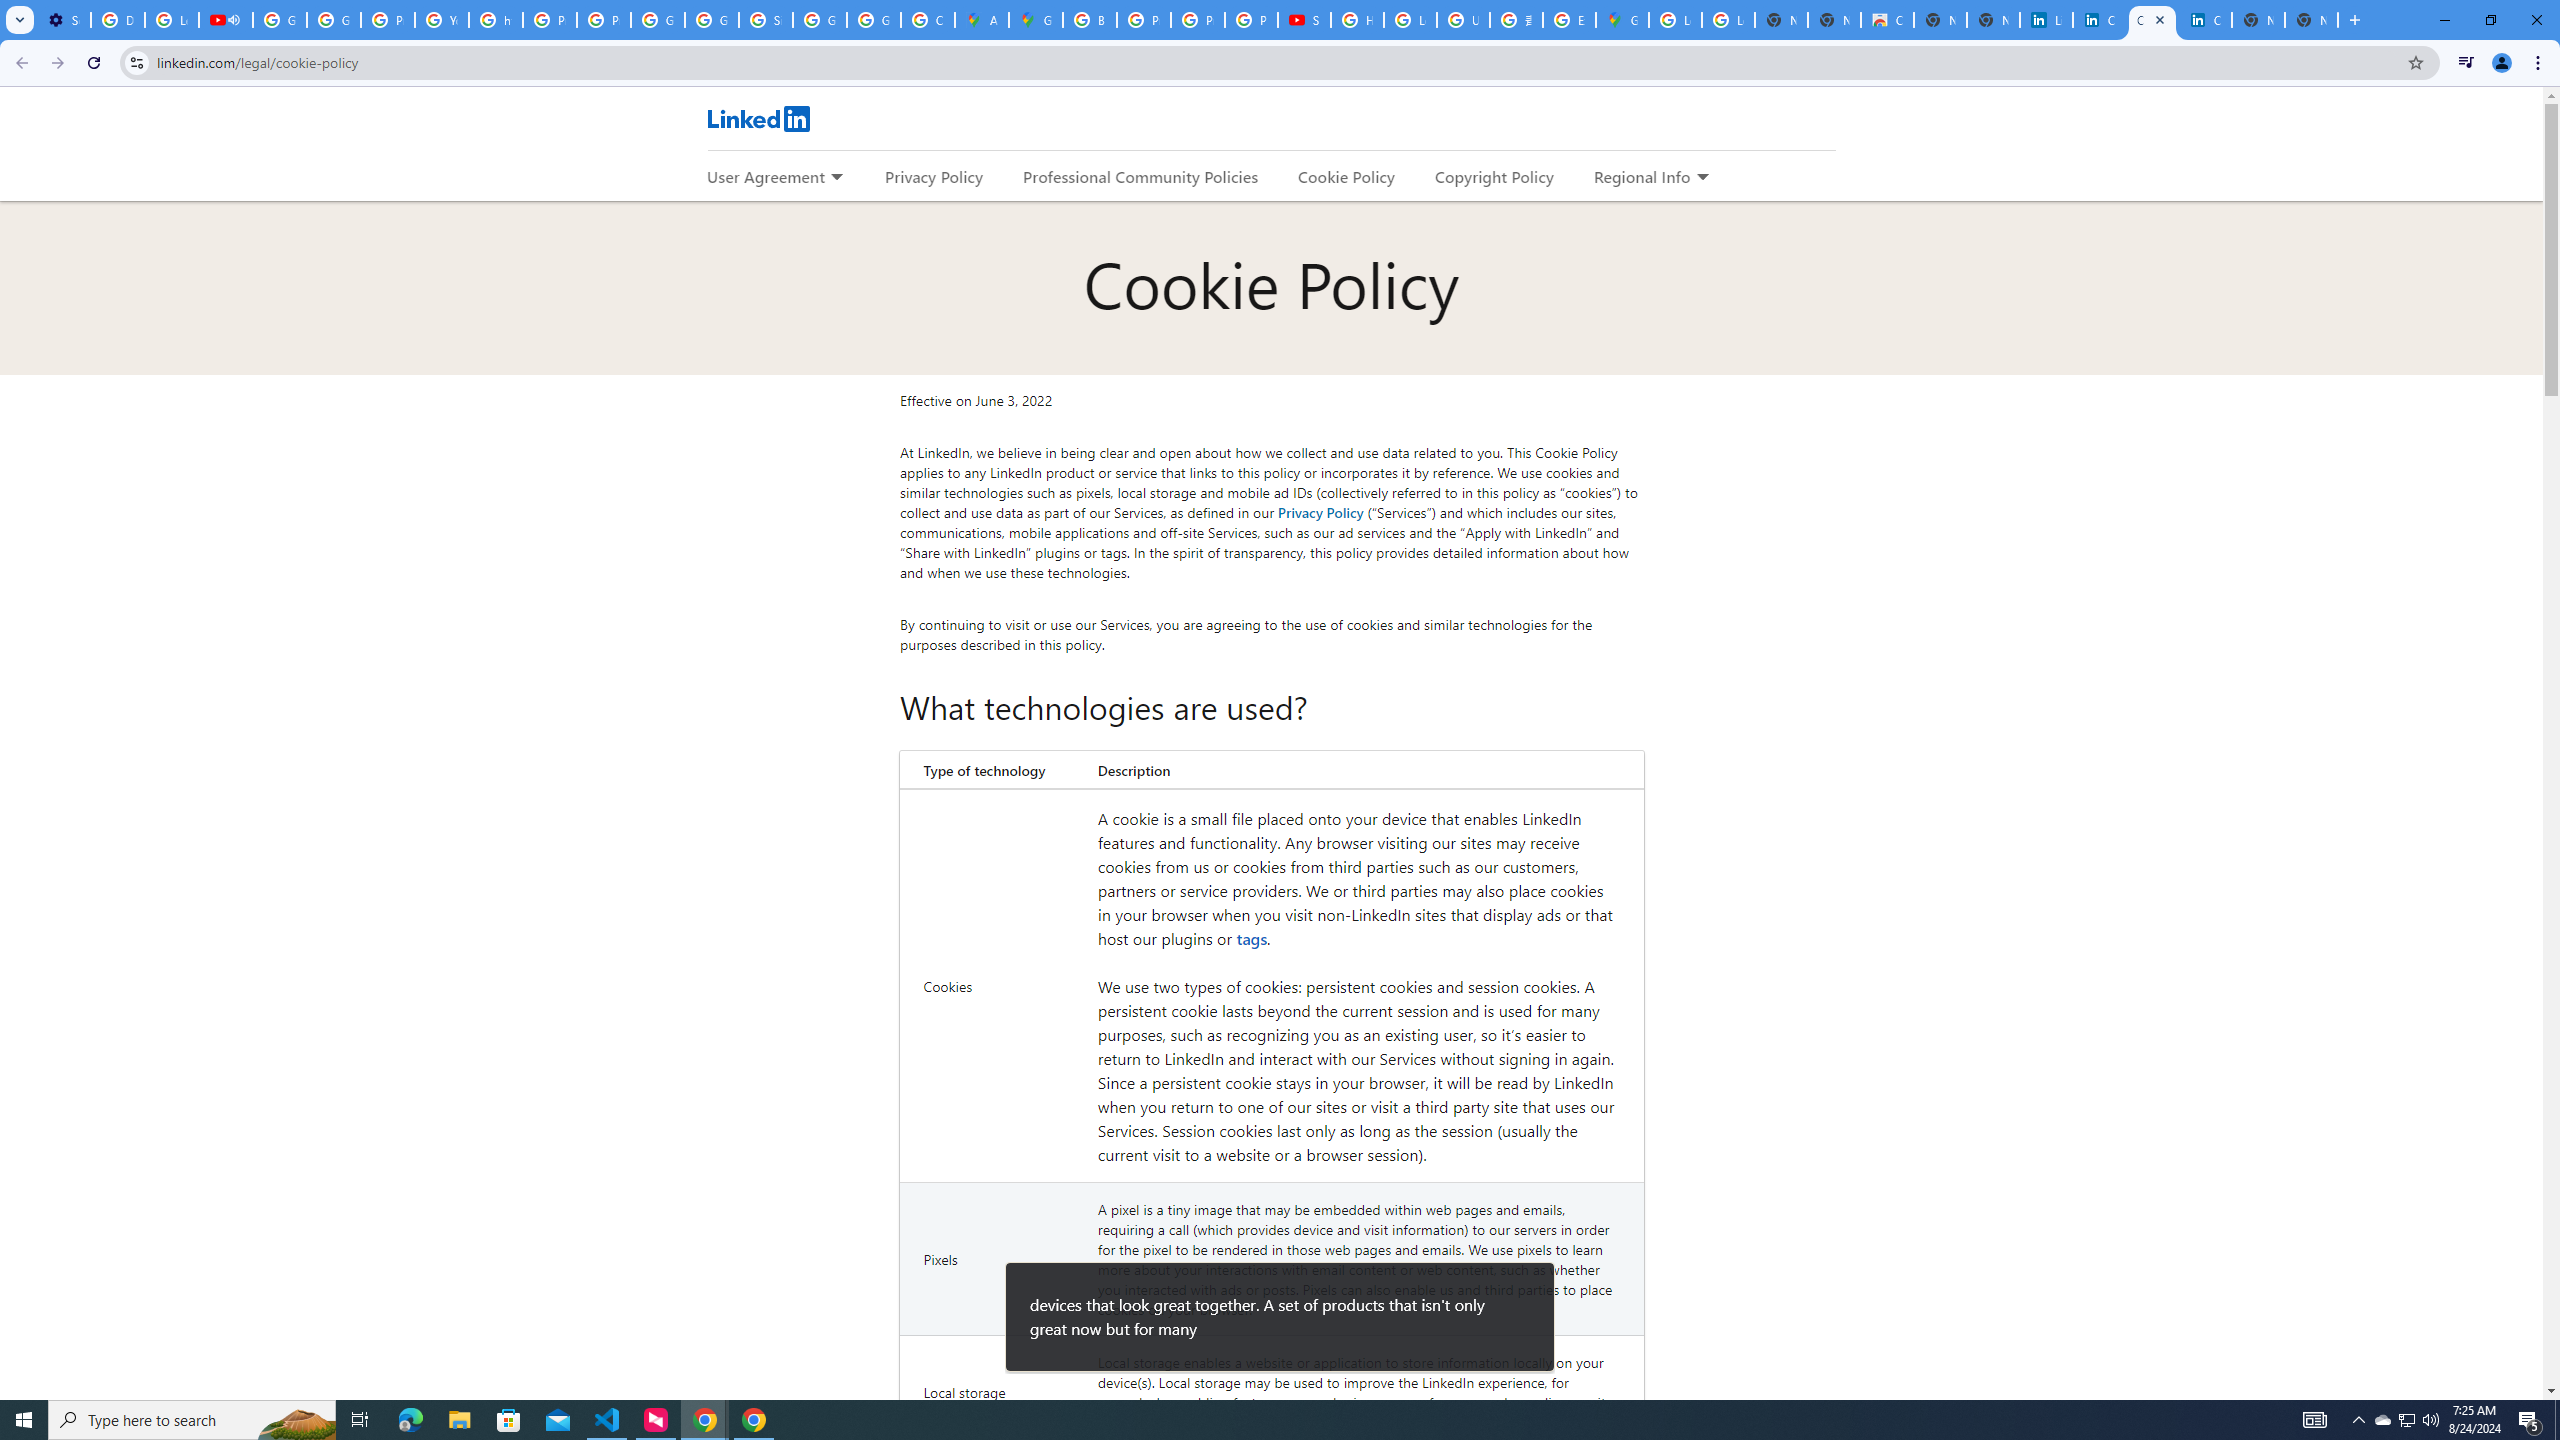  What do you see at coordinates (1275, 61) in the screenshot?
I see `'Address and search bar'` at bounding box center [1275, 61].